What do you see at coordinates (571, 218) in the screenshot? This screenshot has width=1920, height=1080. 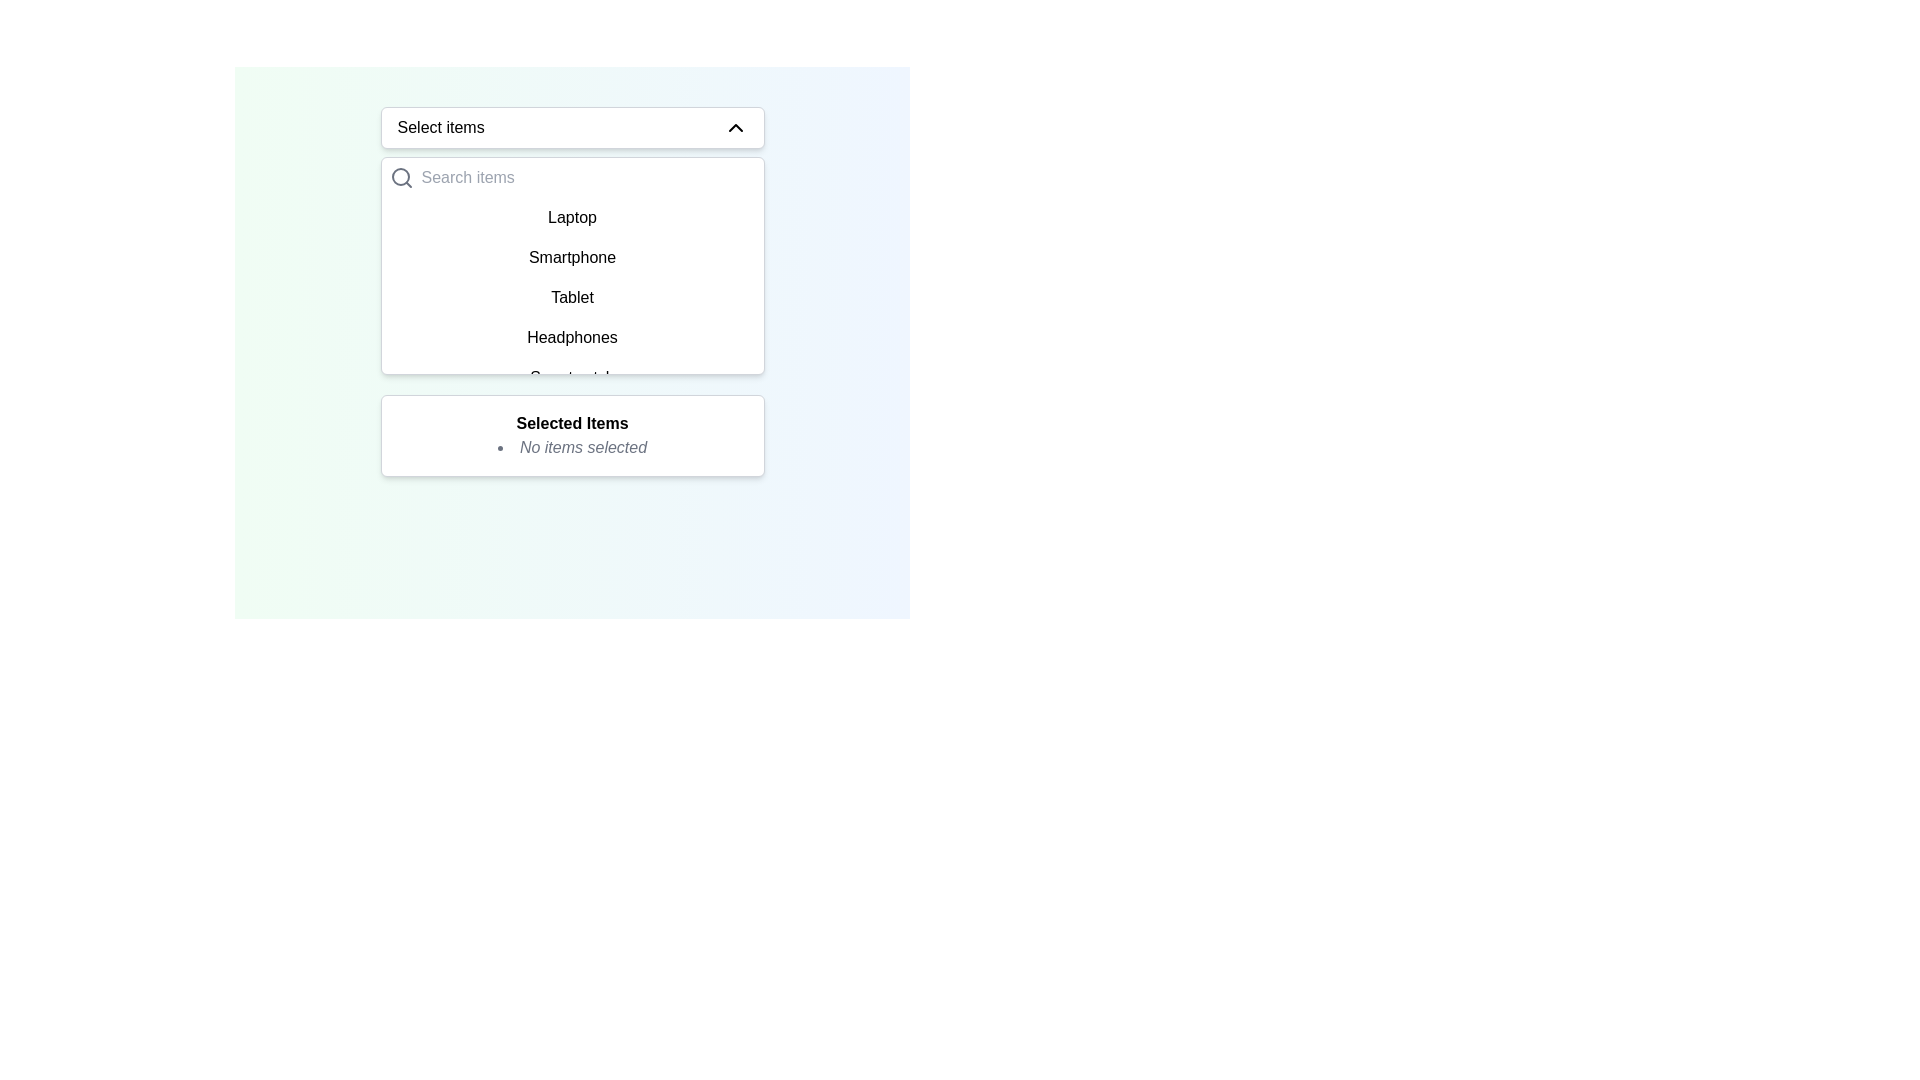 I see `to select the first entry in the dropdown list that displays the word 'Laptop'` at bounding box center [571, 218].